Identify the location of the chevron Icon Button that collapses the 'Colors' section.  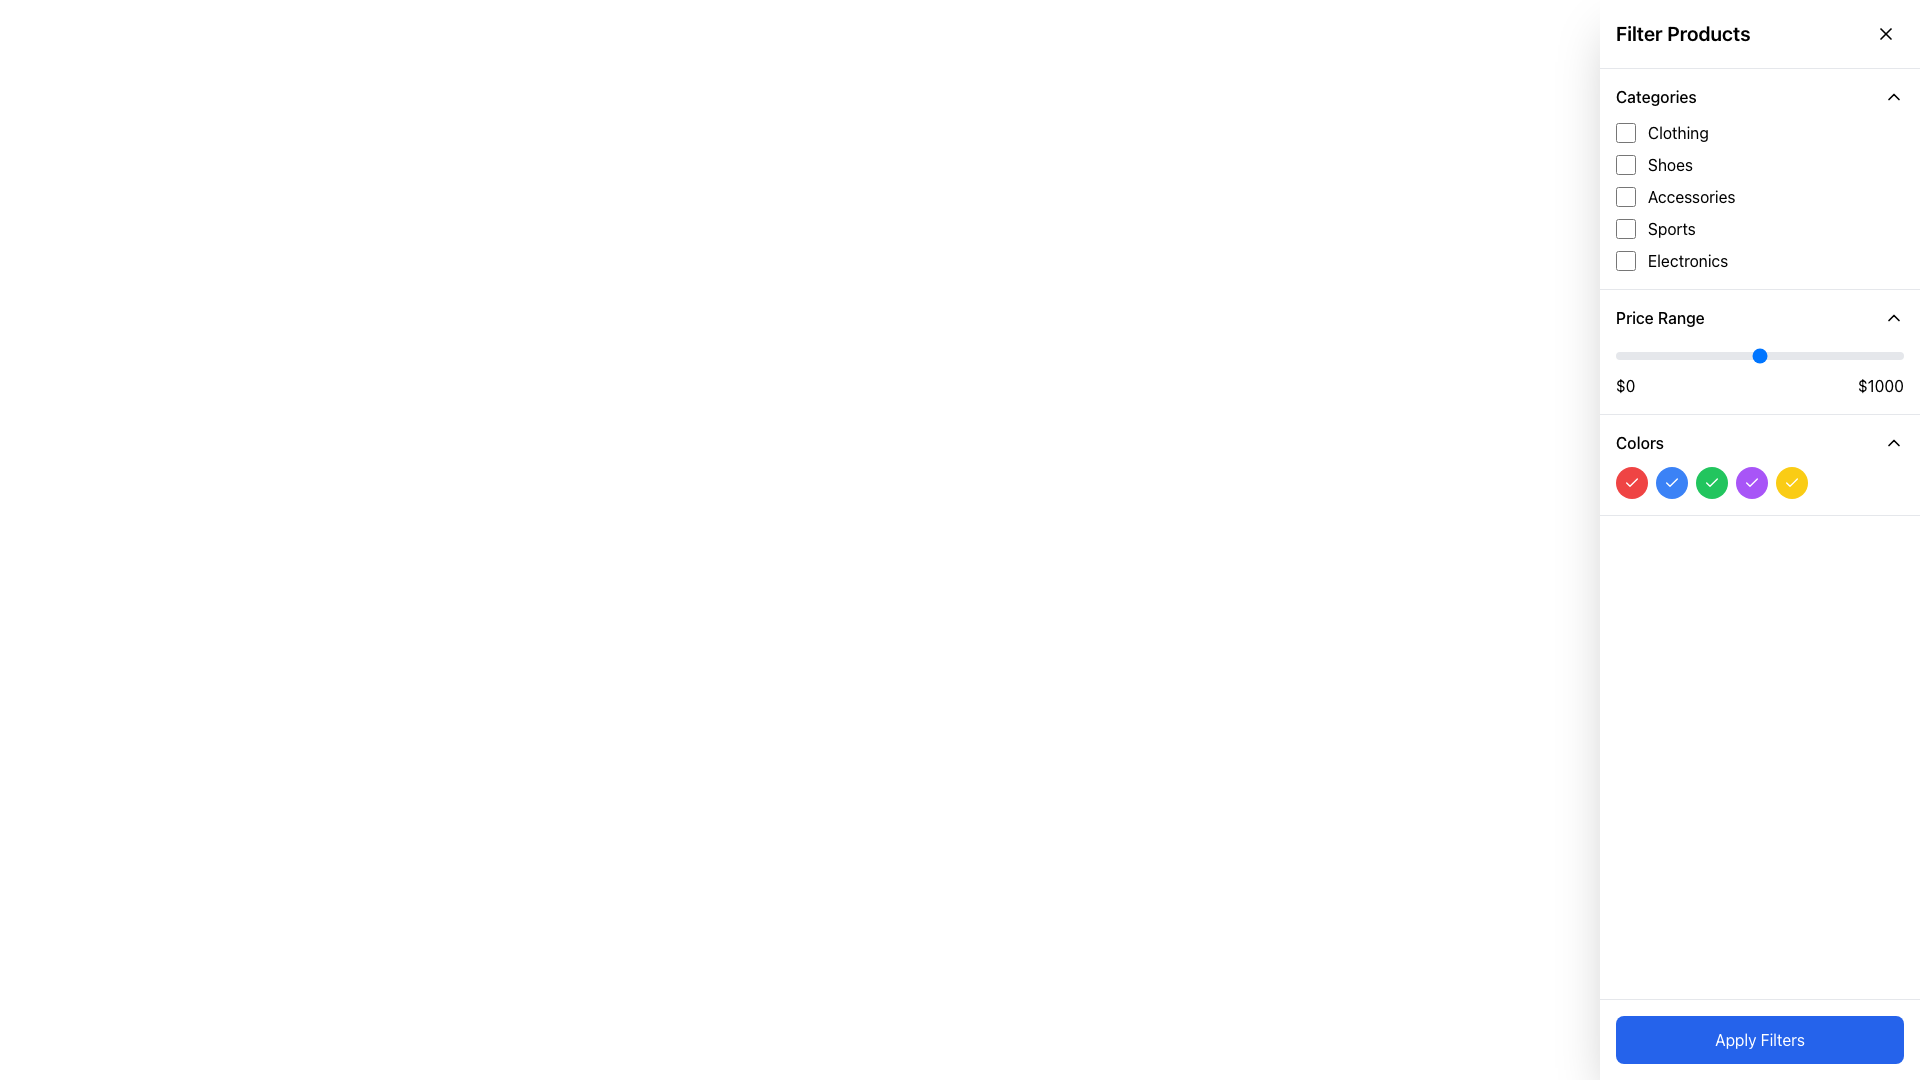
(1893, 442).